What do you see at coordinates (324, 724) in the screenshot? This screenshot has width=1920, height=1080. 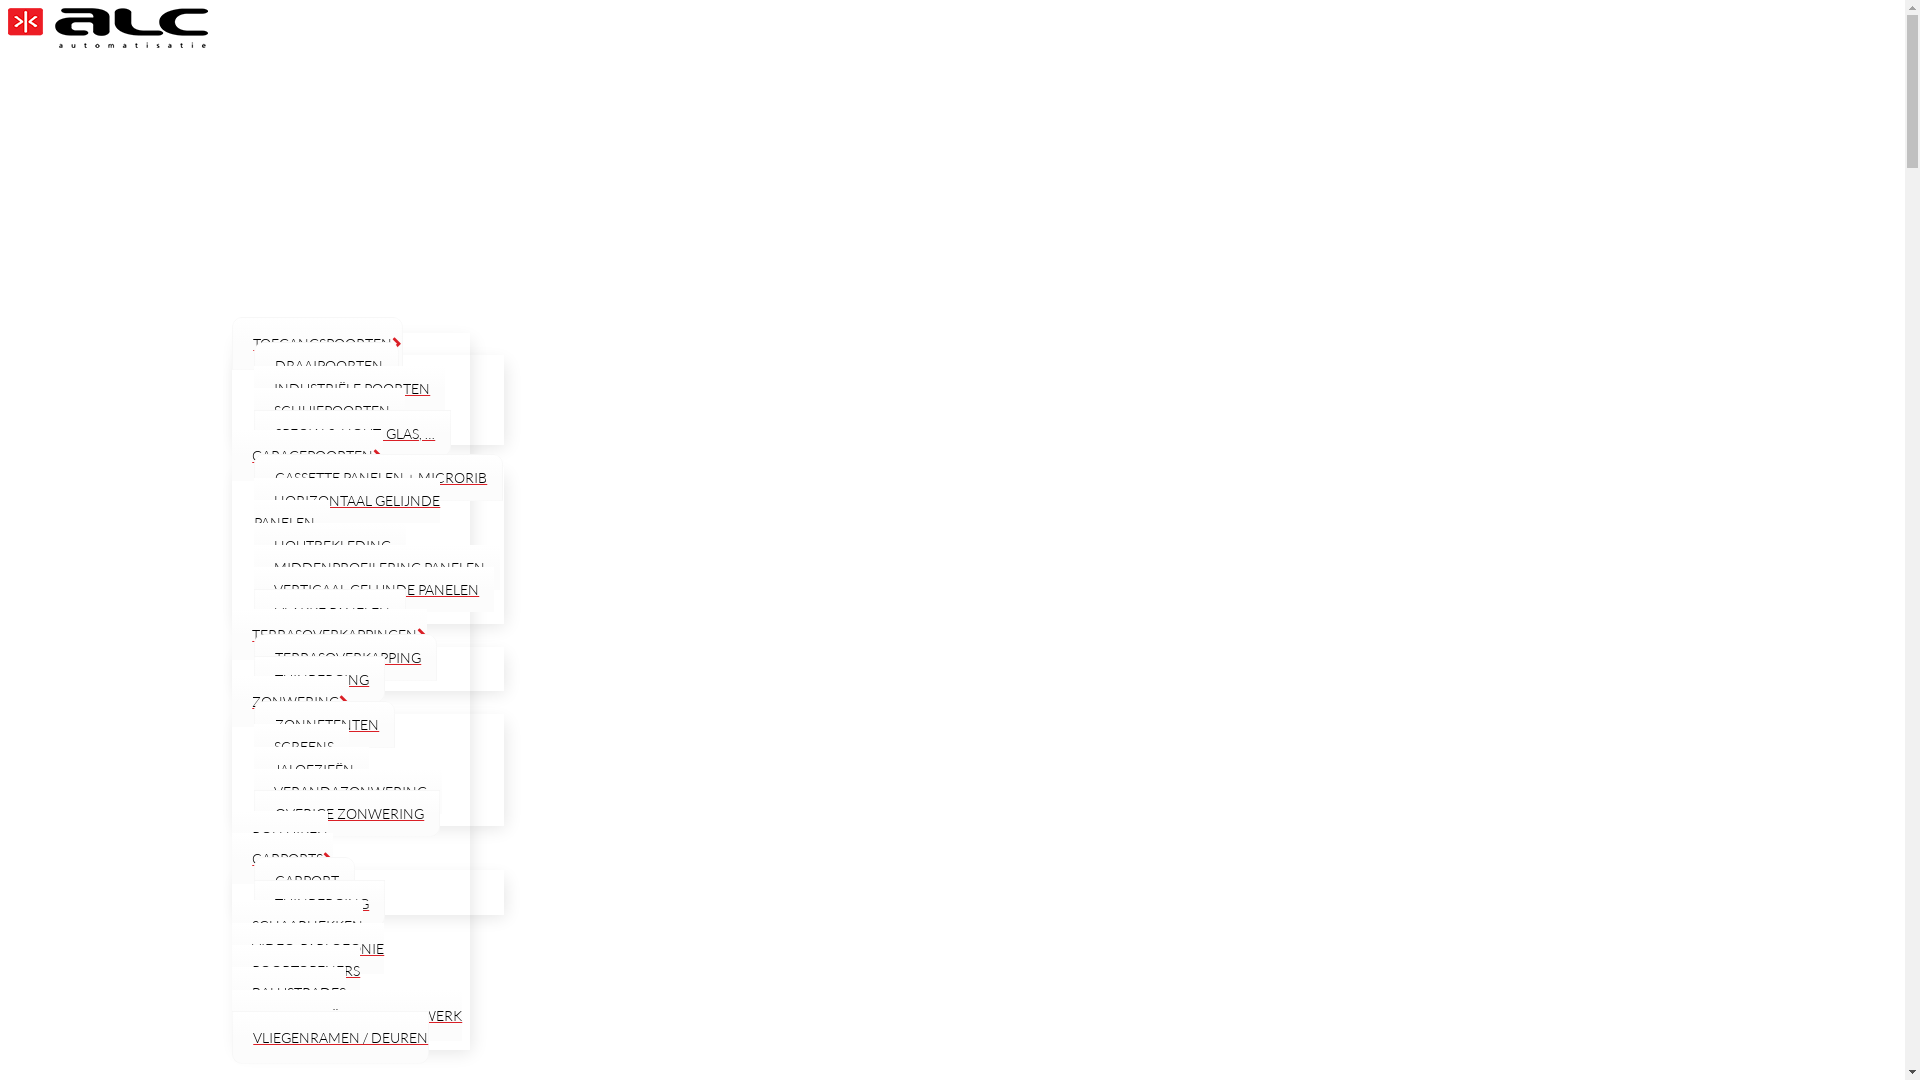 I see `'ZONNETENTEN'` at bounding box center [324, 724].